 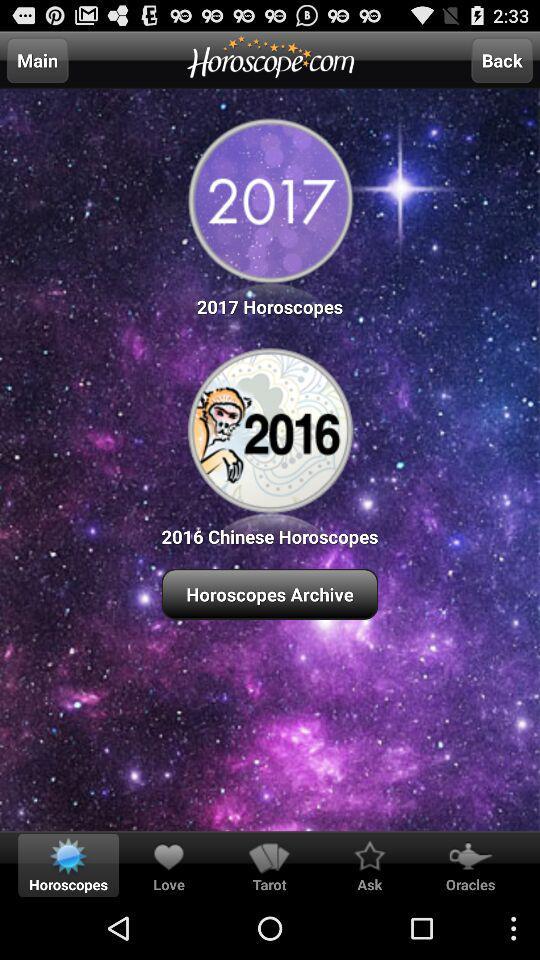 What do you see at coordinates (270, 594) in the screenshot?
I see `horoscopes archive item` at bounding box center [270, 594].